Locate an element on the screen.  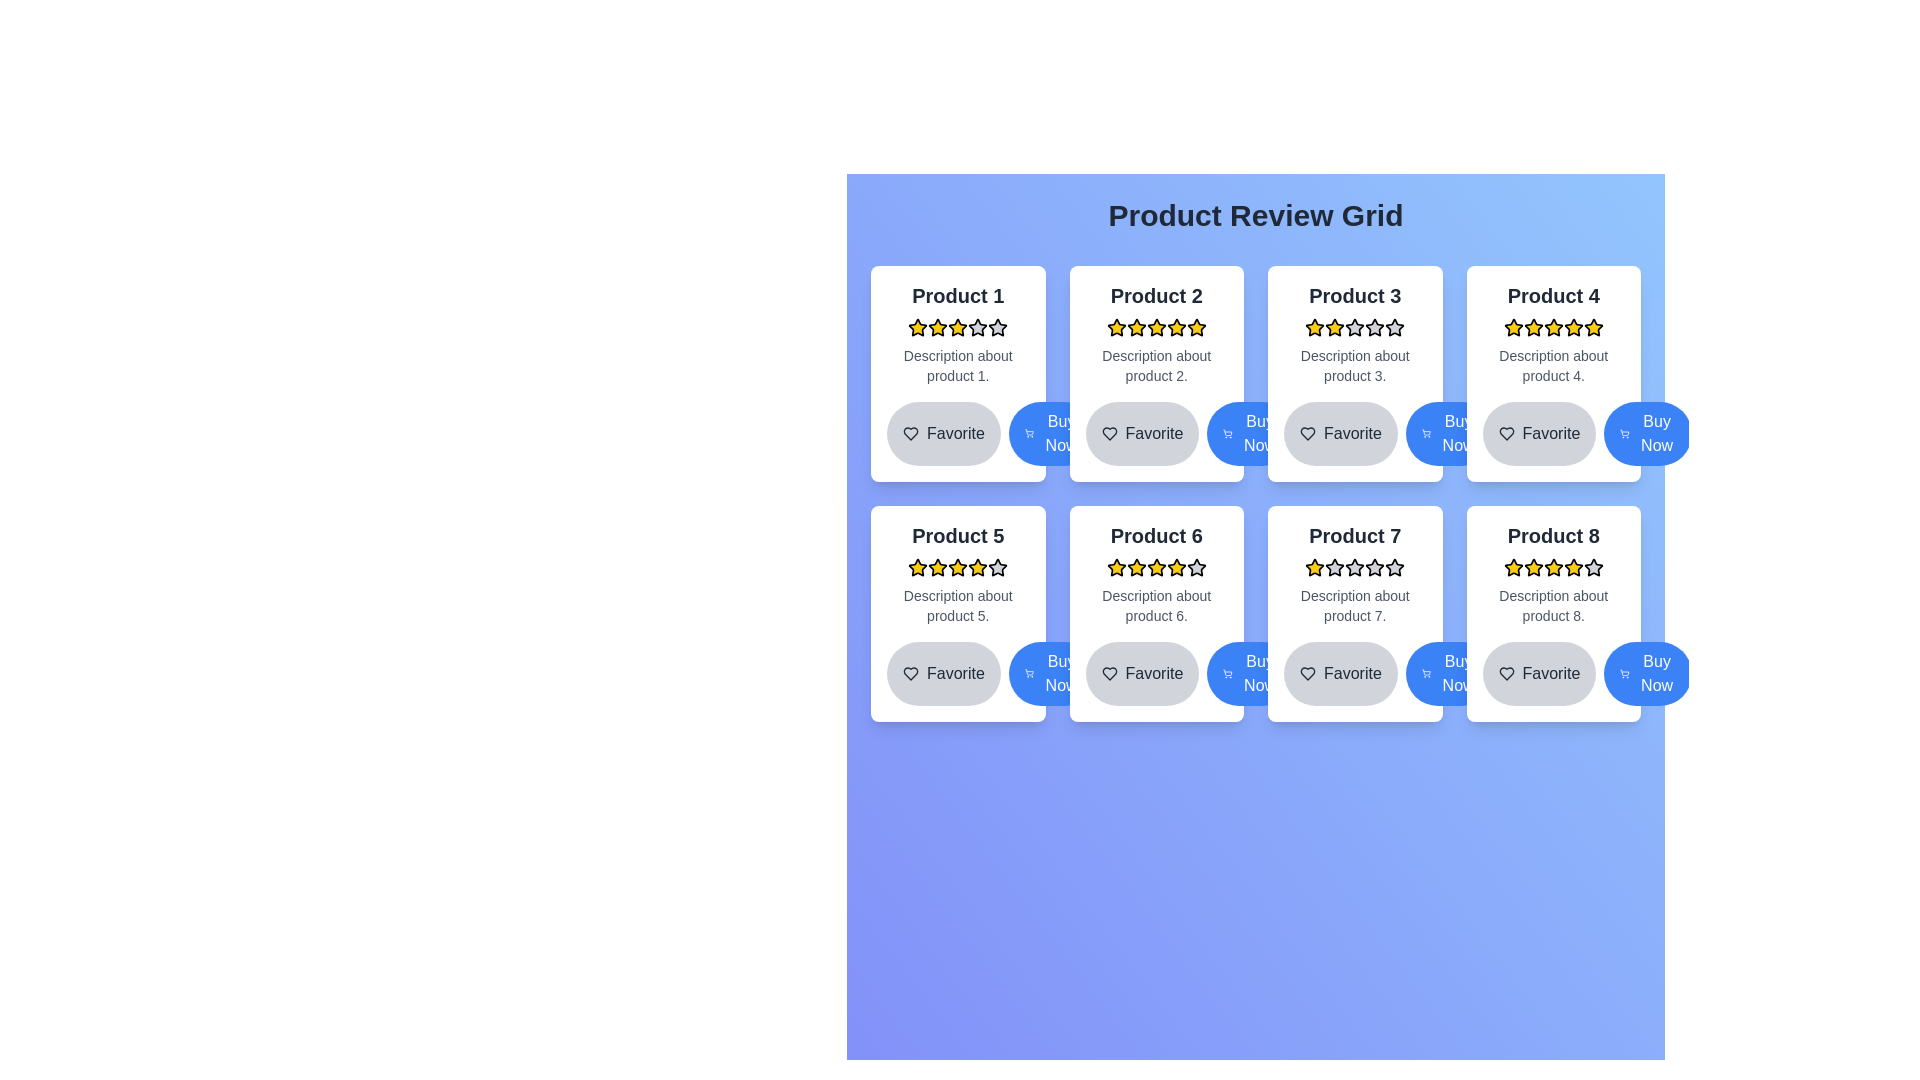
the third star icon in the rating system for 'Product 5' to interact with the rating is located at coordinates (937, 567).